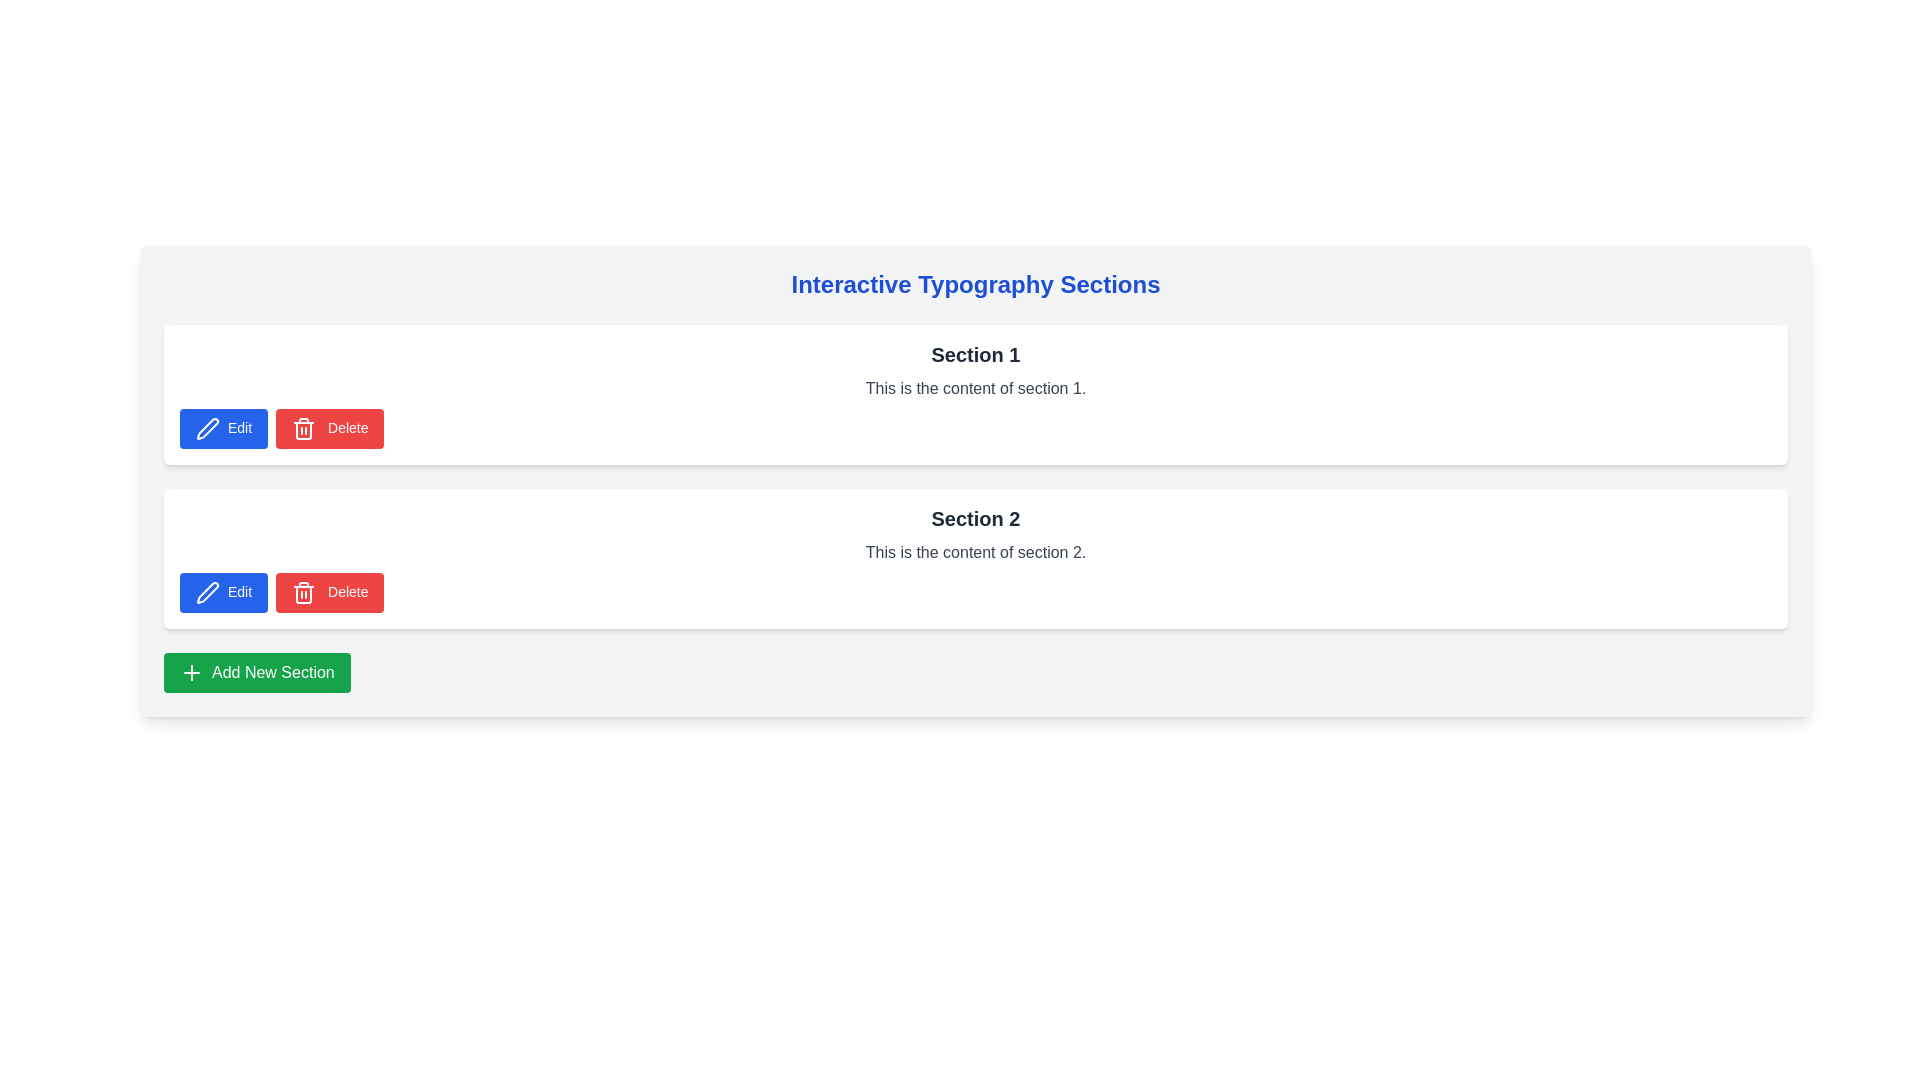 This screenshot has height=1080, width=1920. What do you see at coordinates (303, 592) in the screenshot?
I see `the red trashcan icon embedded in the 'Delete' button located under 'Section 1' and 'Section 2'` at bounding box center [303, 592].